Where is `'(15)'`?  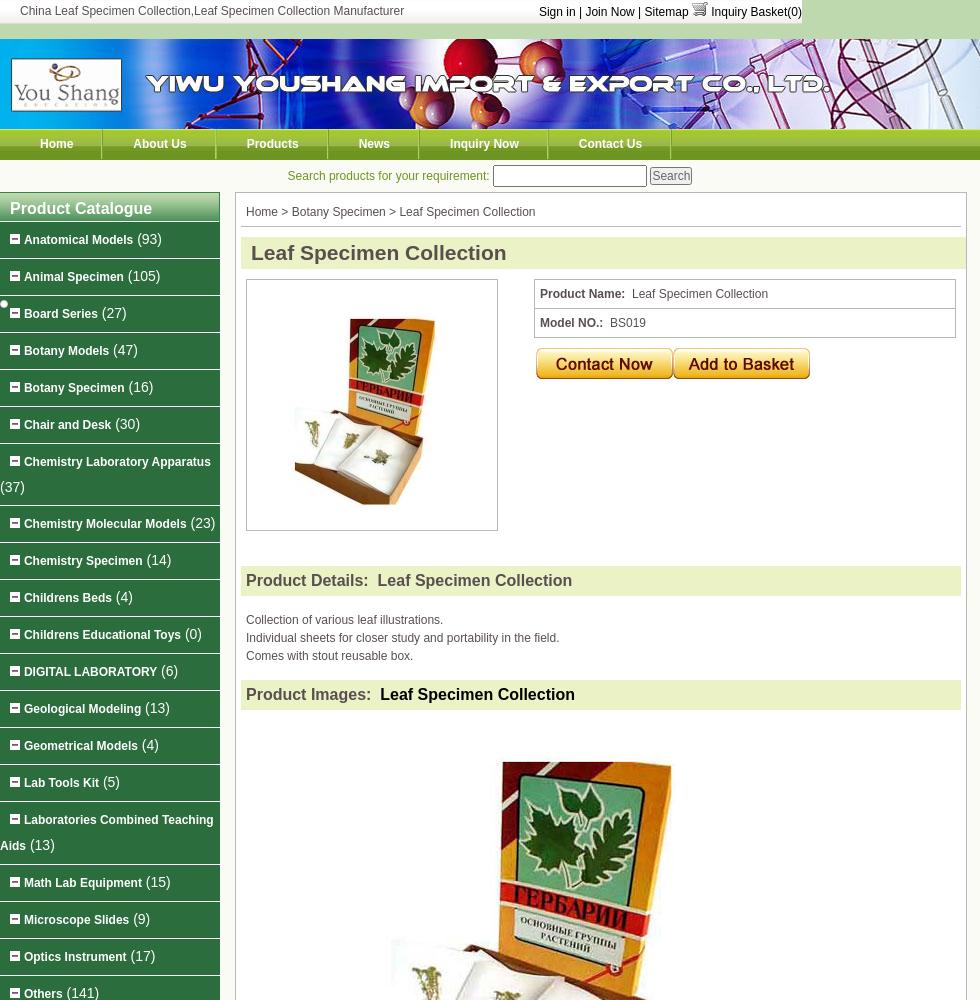
'(15)' is located at coordinates (155, 882).